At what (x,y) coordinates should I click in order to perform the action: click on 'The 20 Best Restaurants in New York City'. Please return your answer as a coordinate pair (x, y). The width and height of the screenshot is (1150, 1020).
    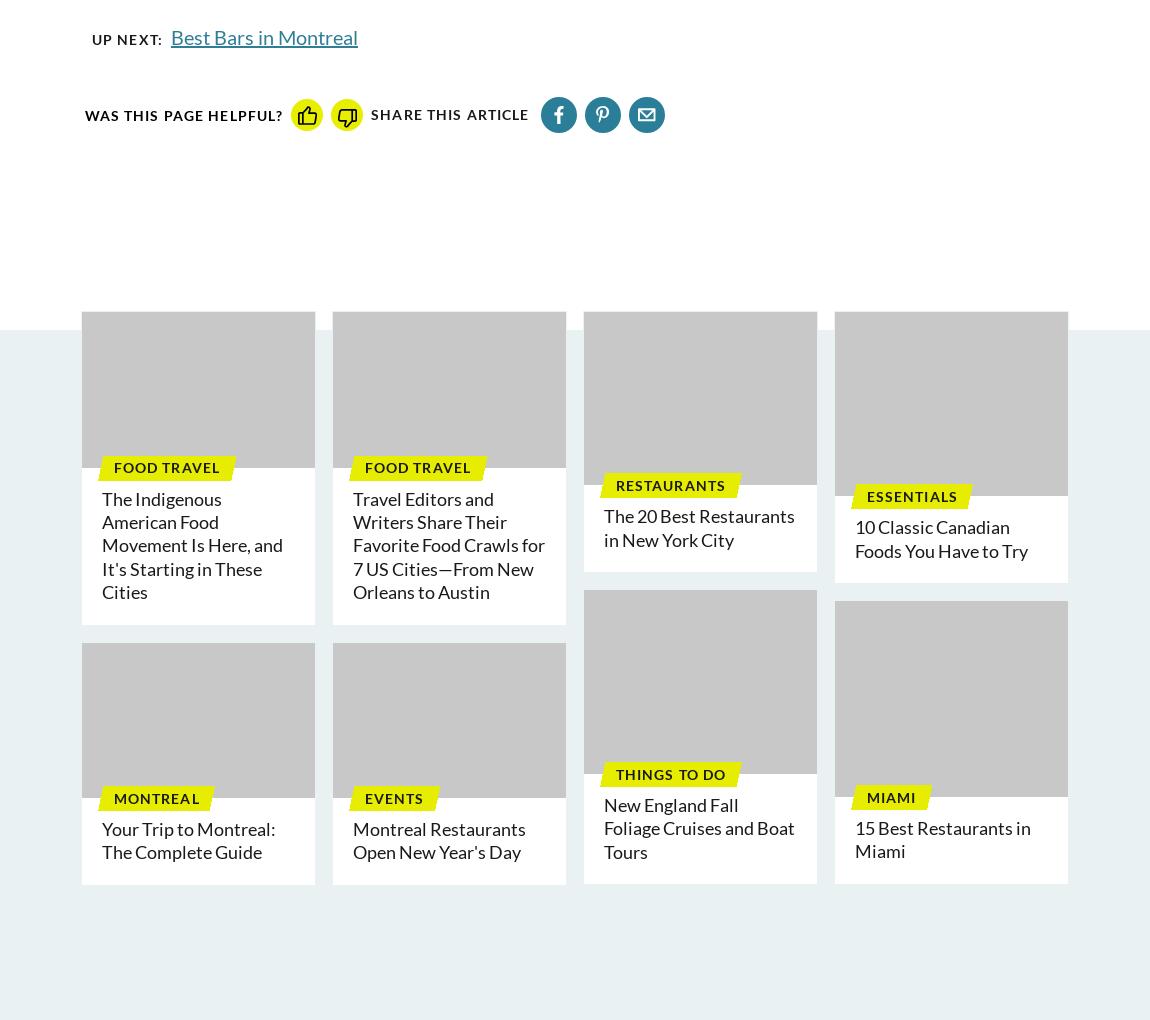
    Looking at the image, I should click on (698, 526).